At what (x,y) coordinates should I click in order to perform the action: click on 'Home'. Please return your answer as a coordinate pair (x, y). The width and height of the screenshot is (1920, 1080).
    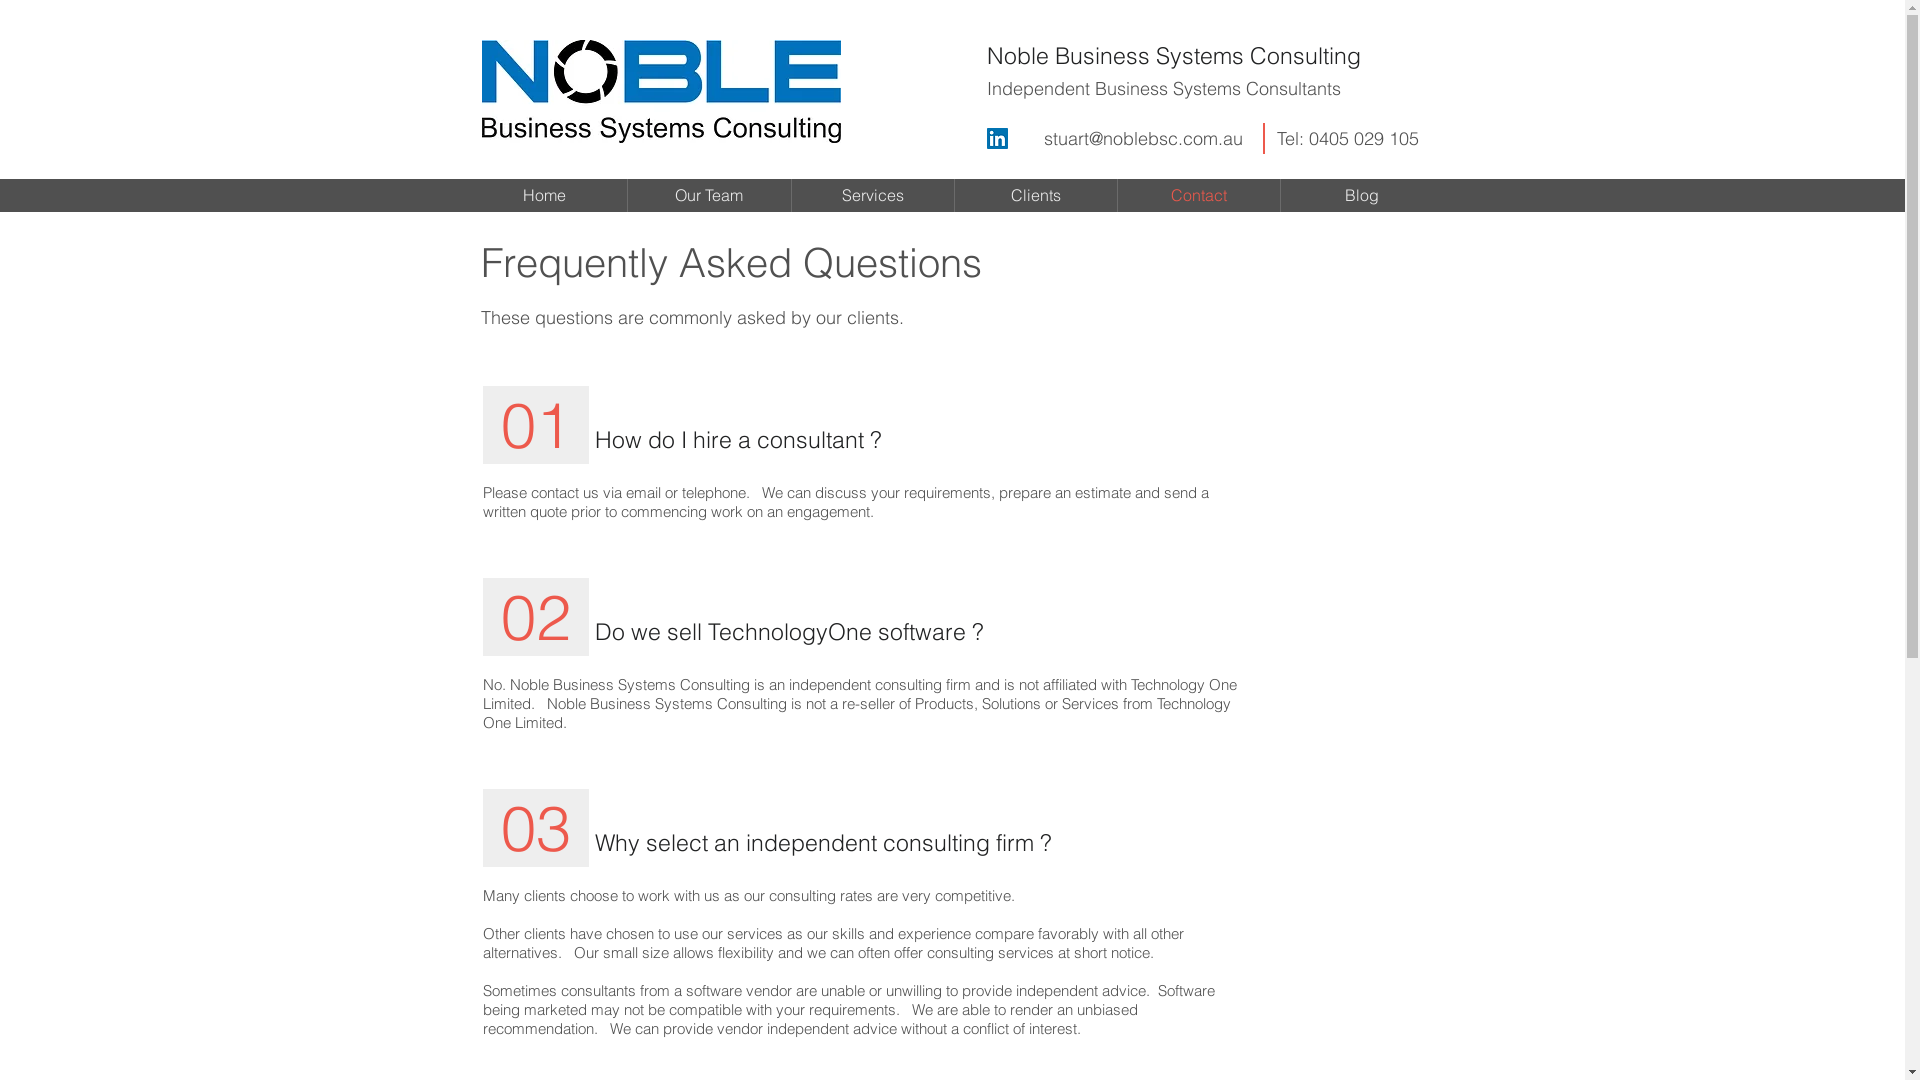
    Looking at the image, I should click on (543, 195).